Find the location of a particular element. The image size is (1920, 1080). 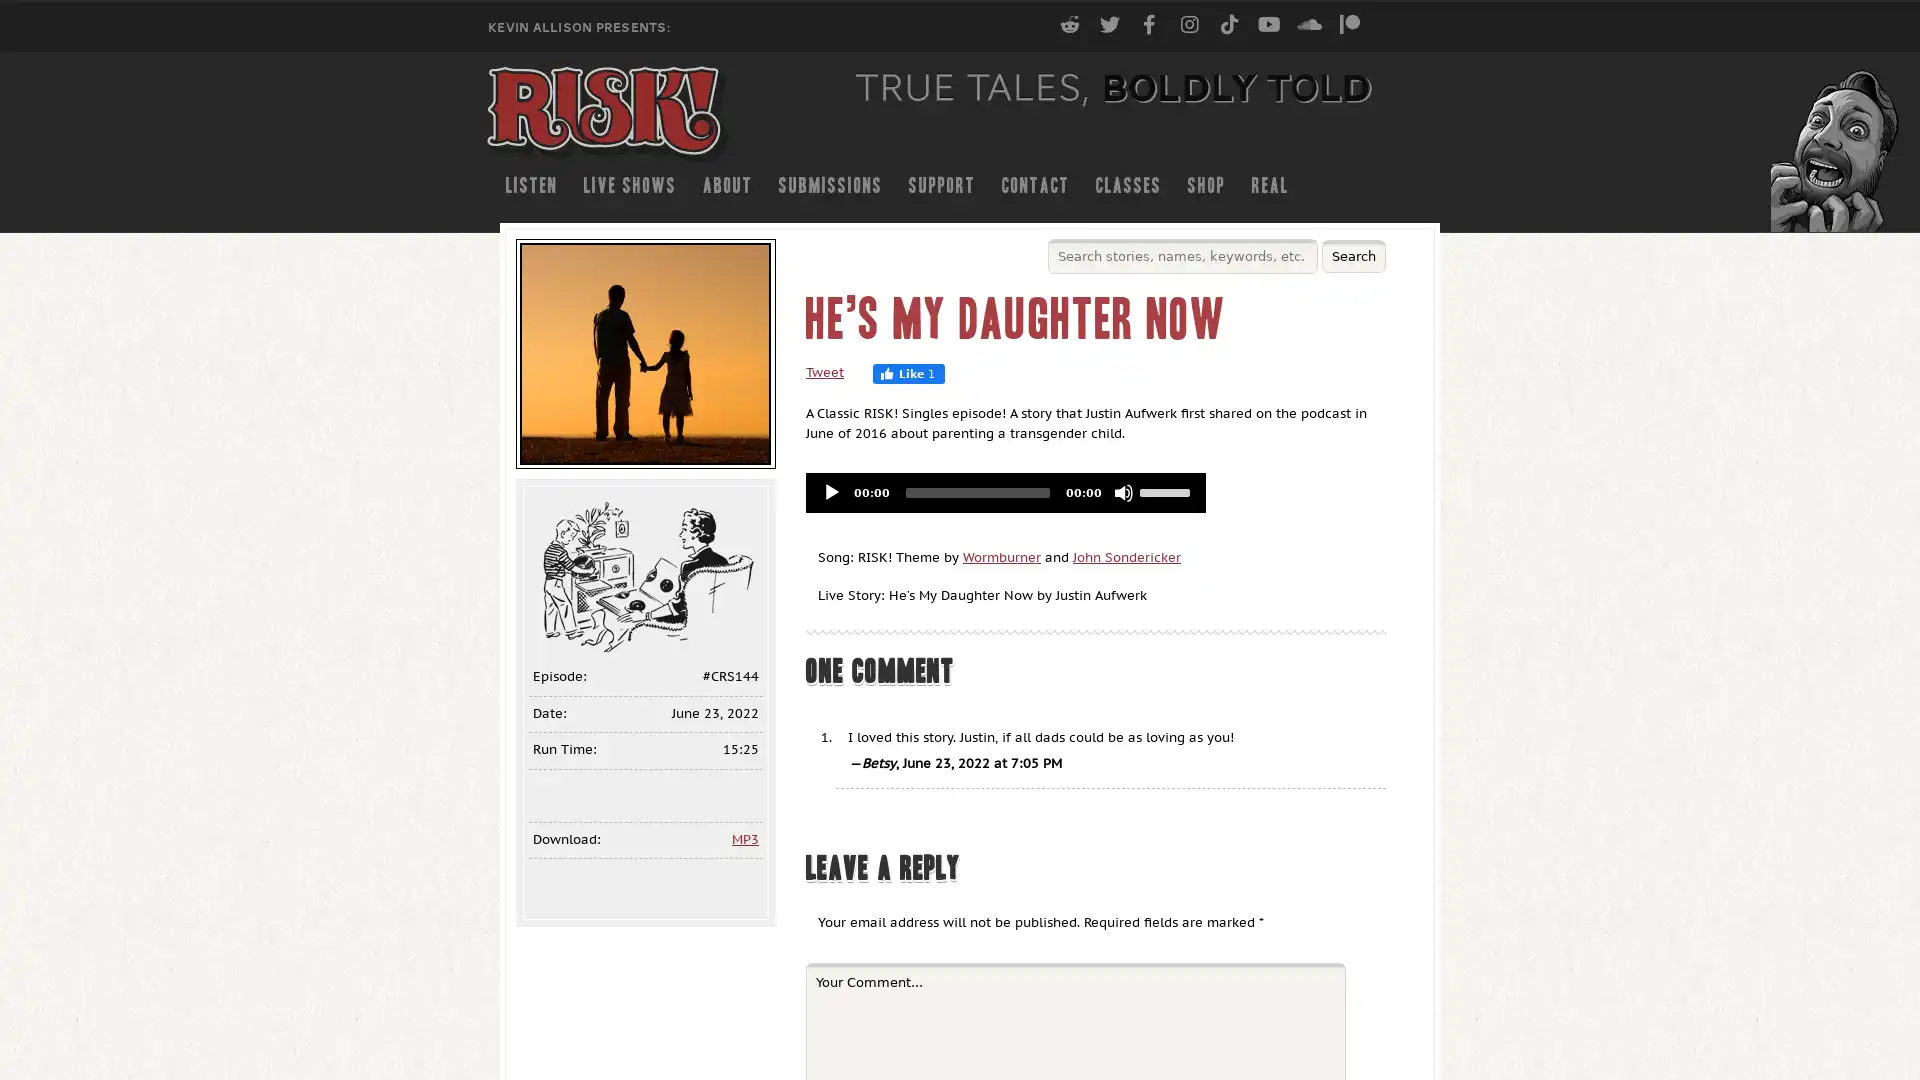

Mute is located at coordinates (1123, 493).